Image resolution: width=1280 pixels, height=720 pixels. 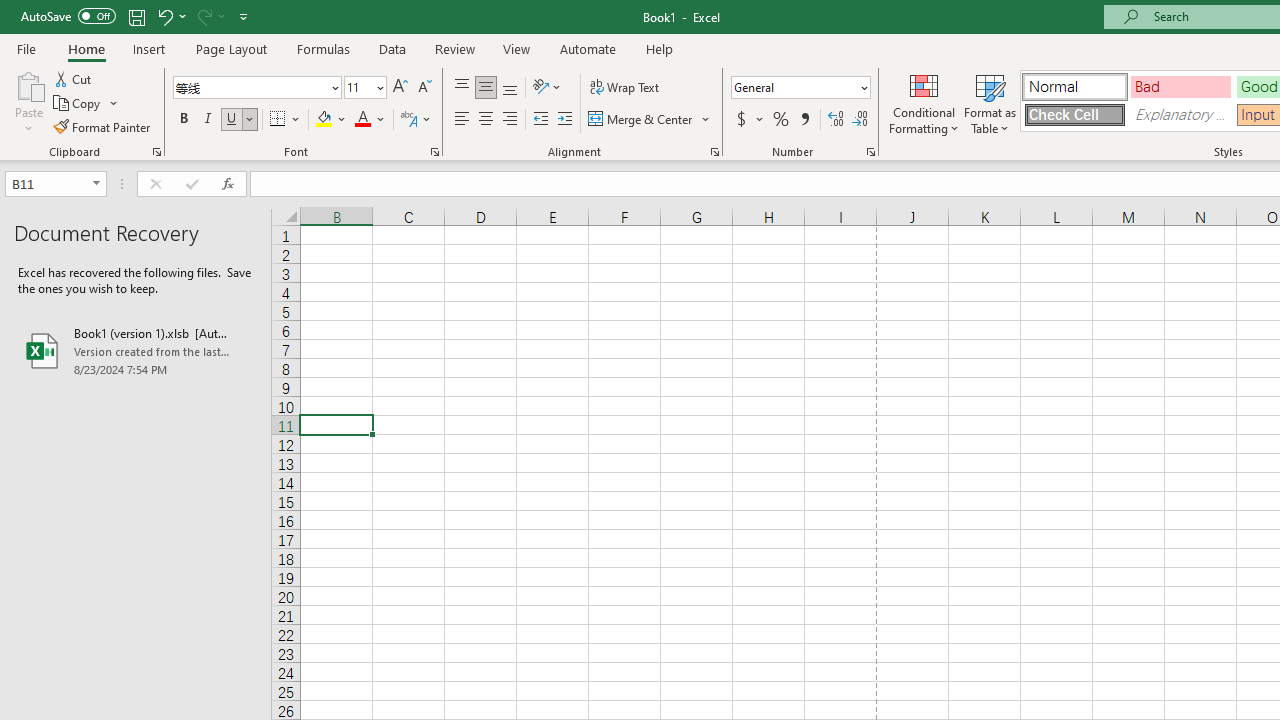 What do you see at coordinates (624, 86) in the screenshot?
I see `'Wrap Text'` at bounding box center [624, 86].